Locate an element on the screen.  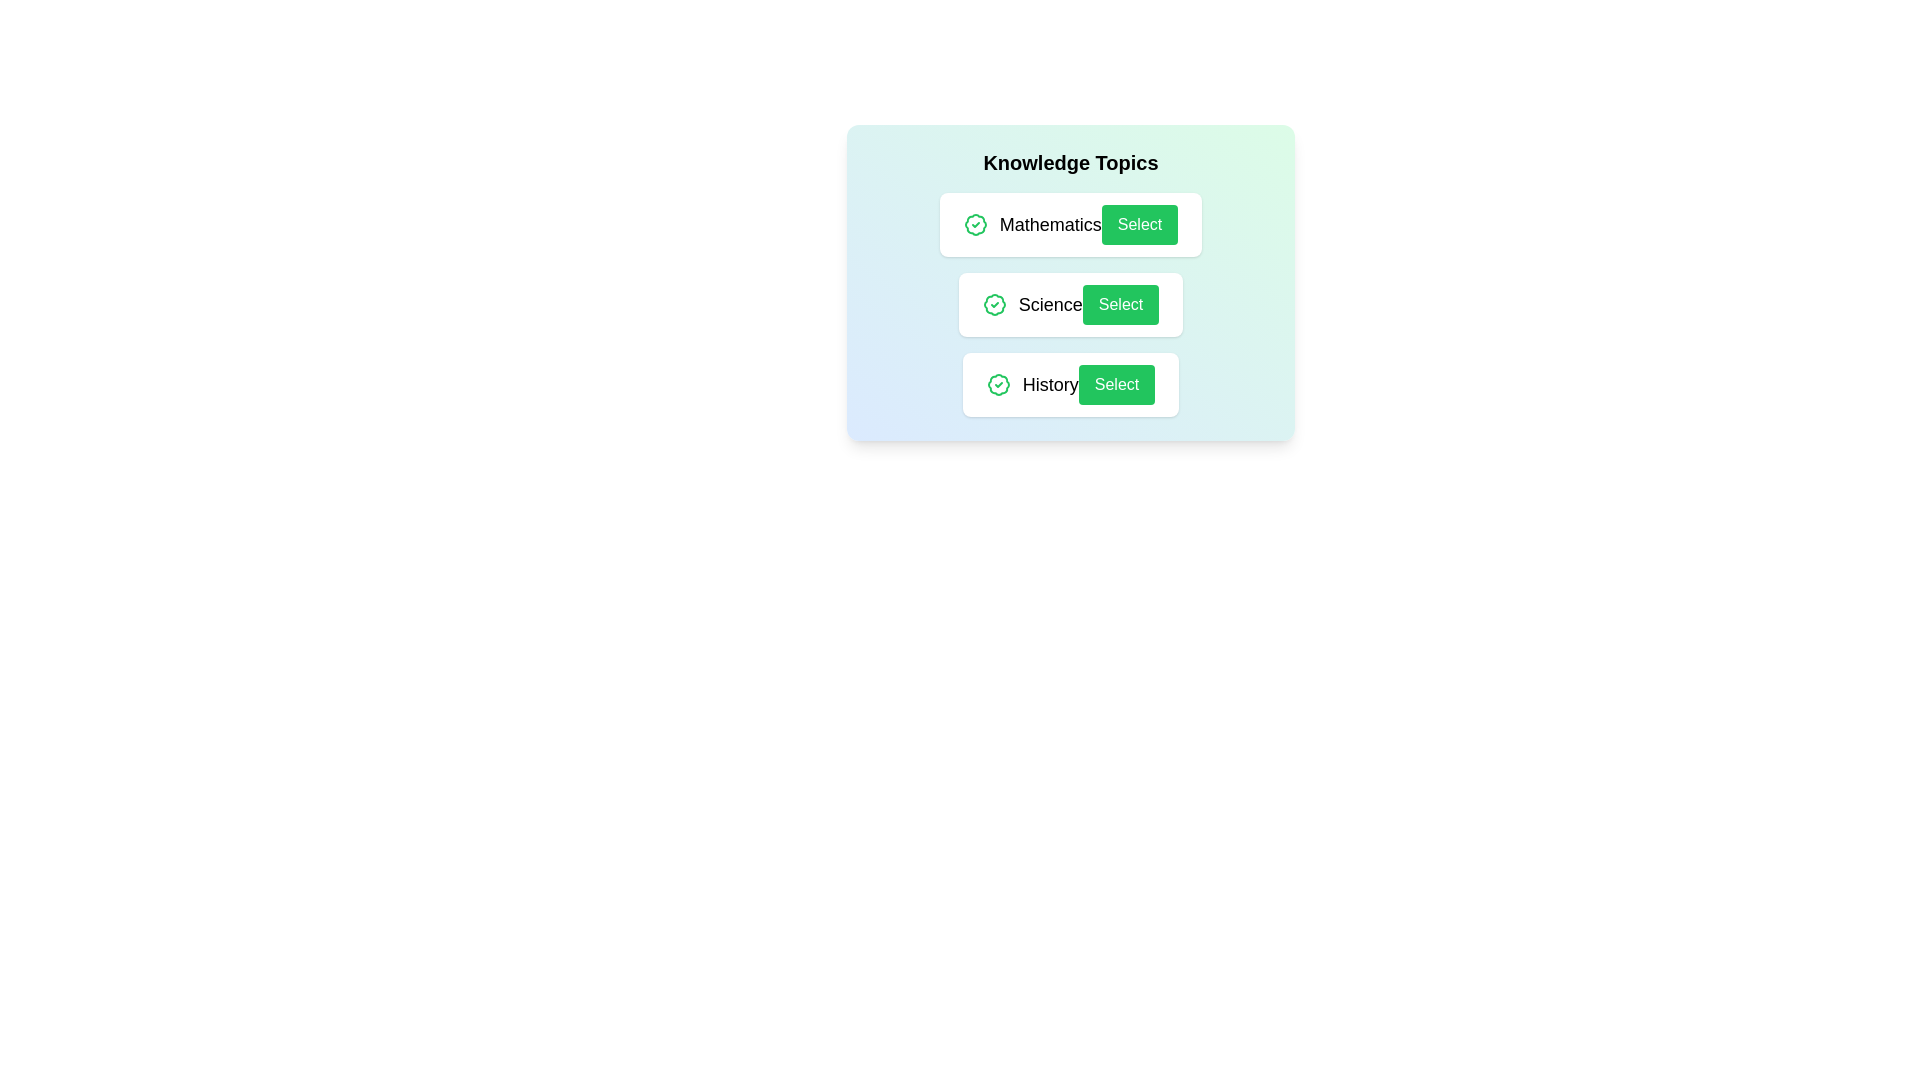
the topic name Science to focus or select it is located at coordinates (1049, 304).